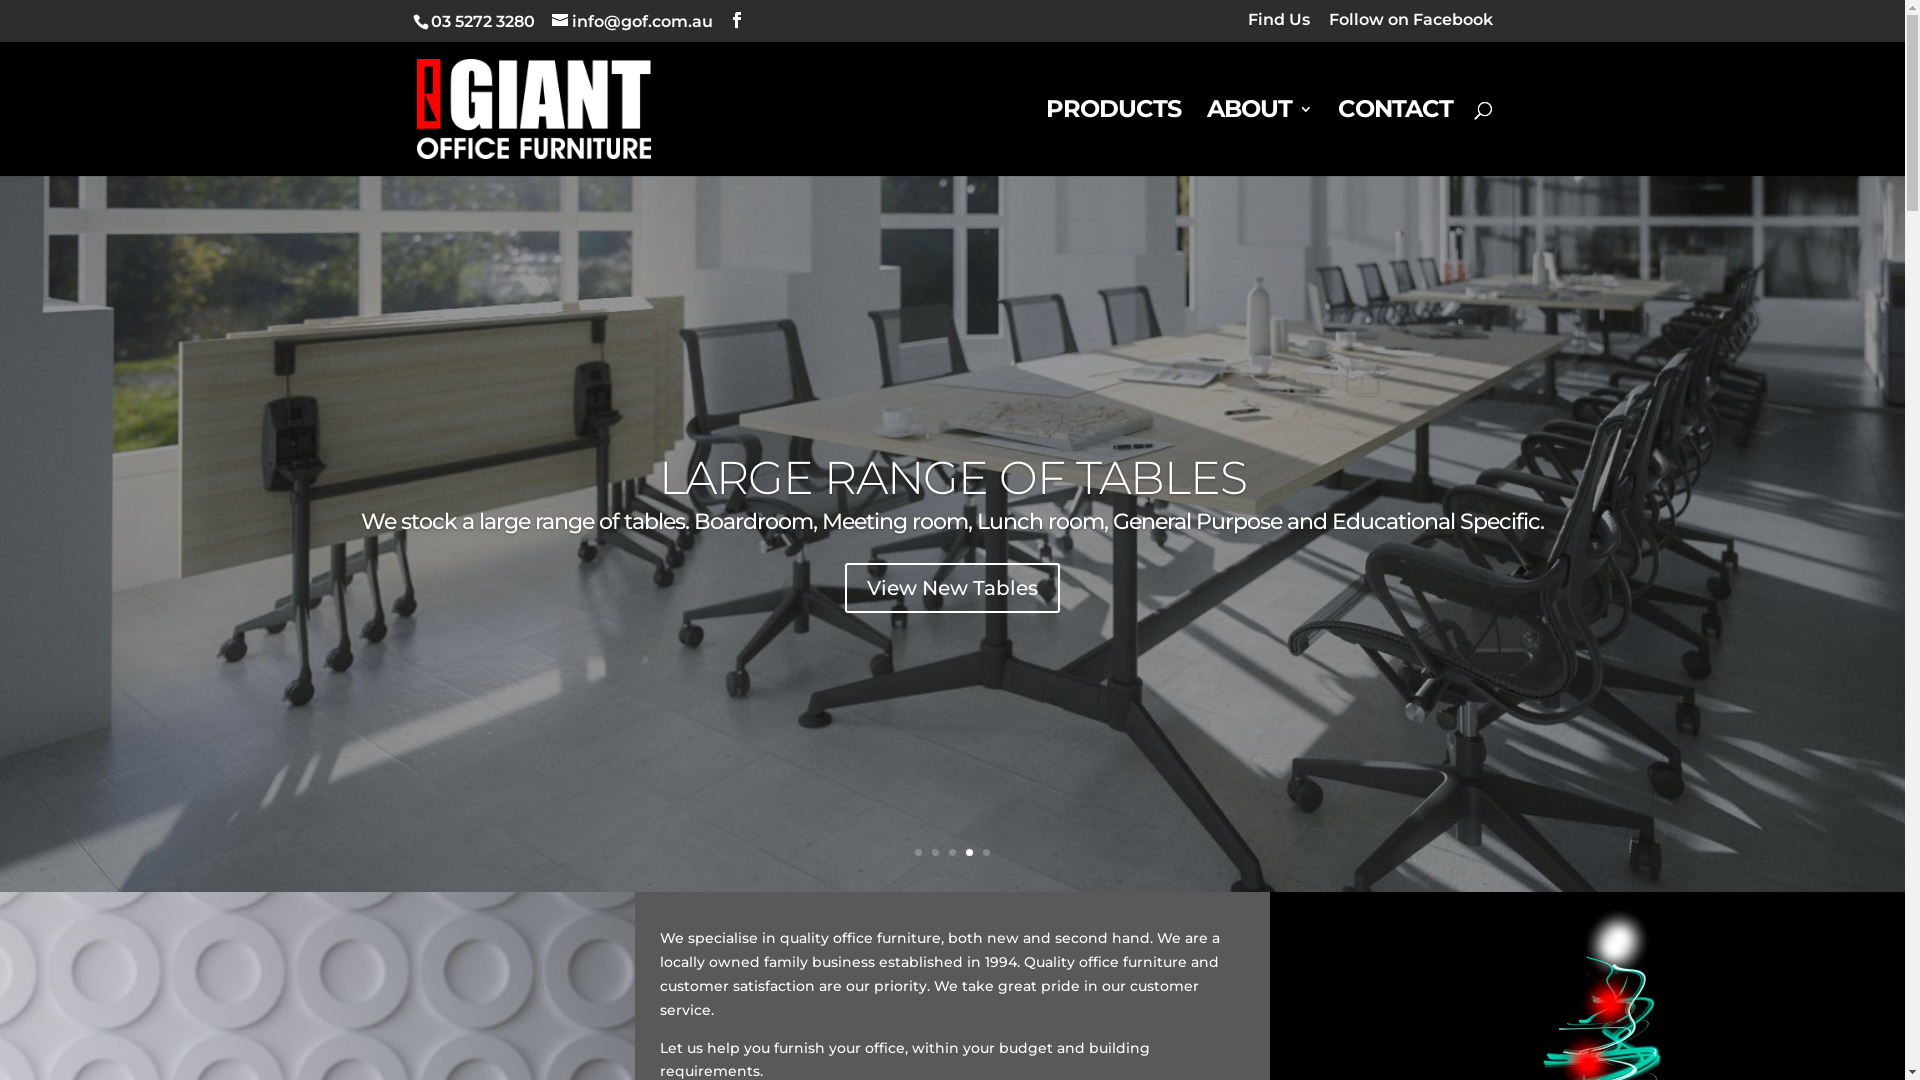 The width and height of the screenshot is (1920, 1080). What do you see at coordinates (930, 852) in the screenshot?
I see `'2'` at bounding box center [930, 852].